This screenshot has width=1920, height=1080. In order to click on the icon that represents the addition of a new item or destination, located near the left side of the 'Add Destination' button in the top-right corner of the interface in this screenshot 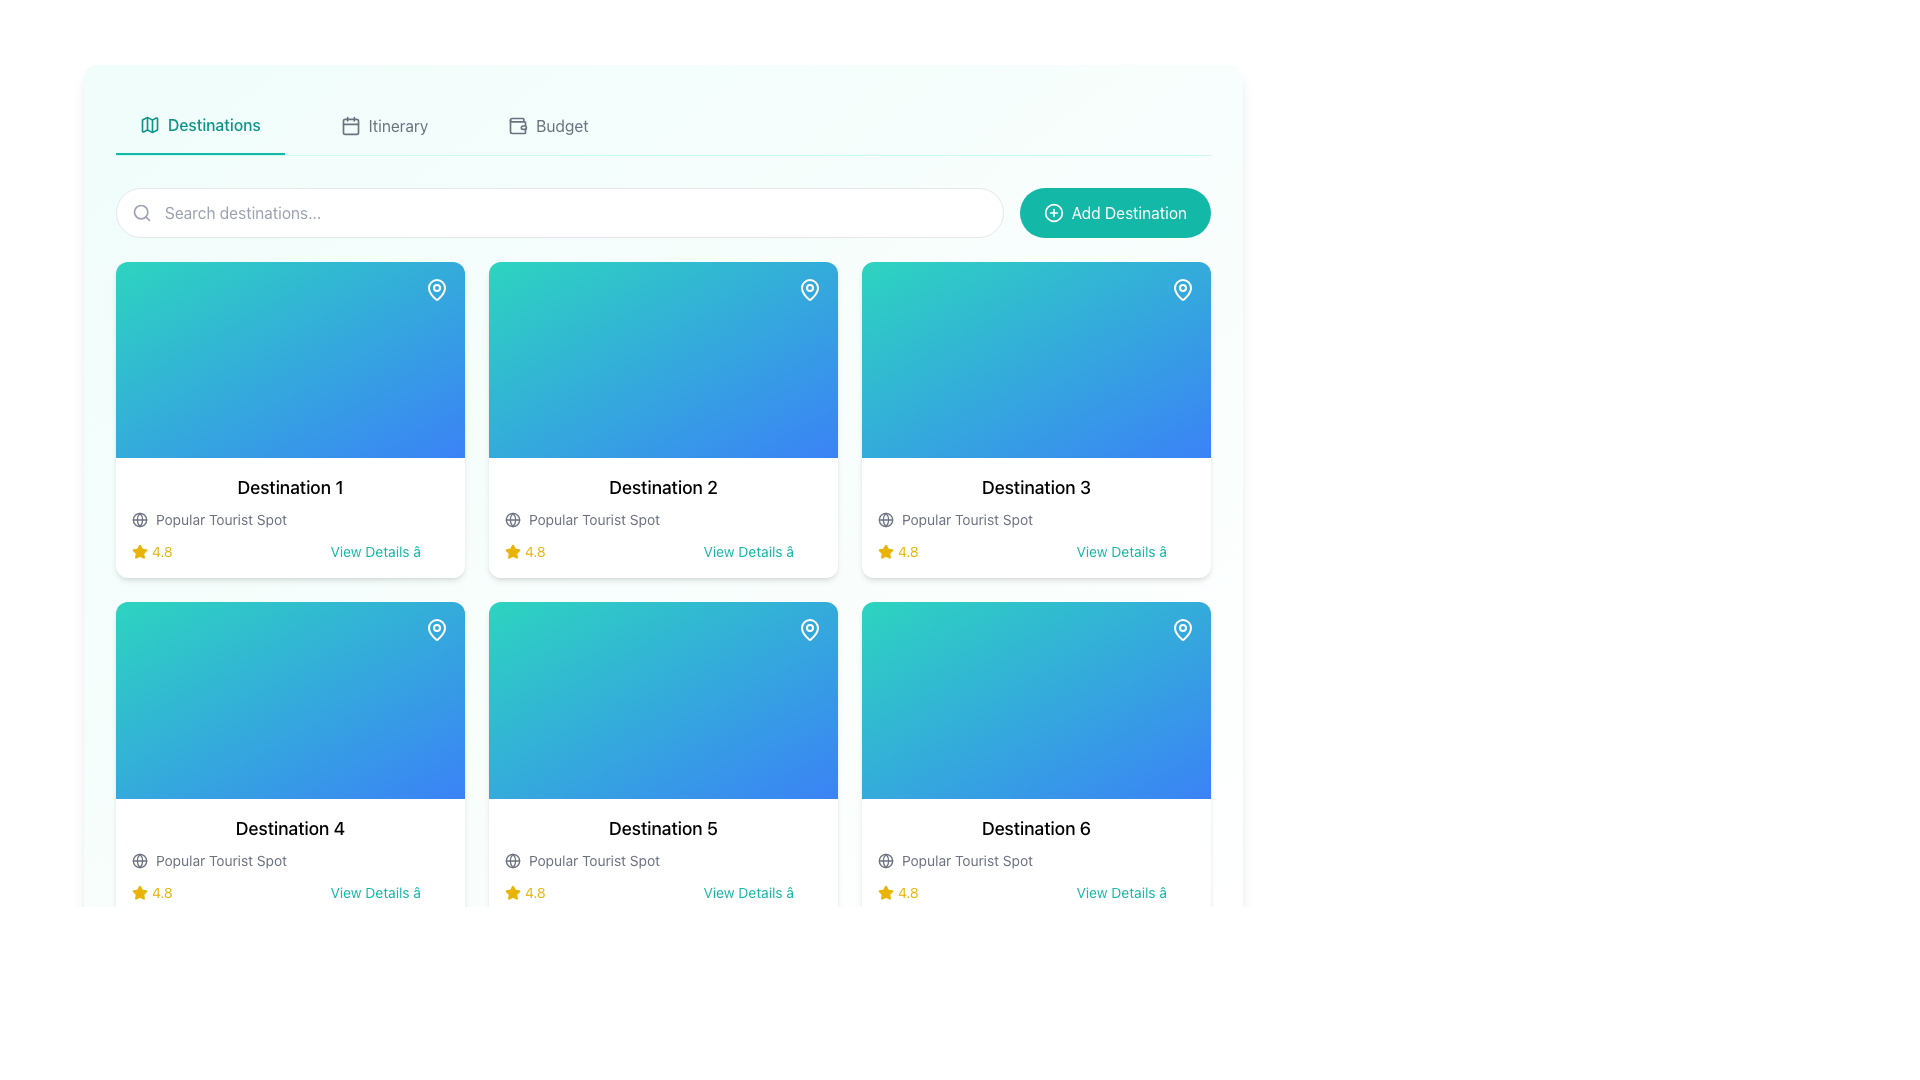, I will do `click(1052, 212)`.